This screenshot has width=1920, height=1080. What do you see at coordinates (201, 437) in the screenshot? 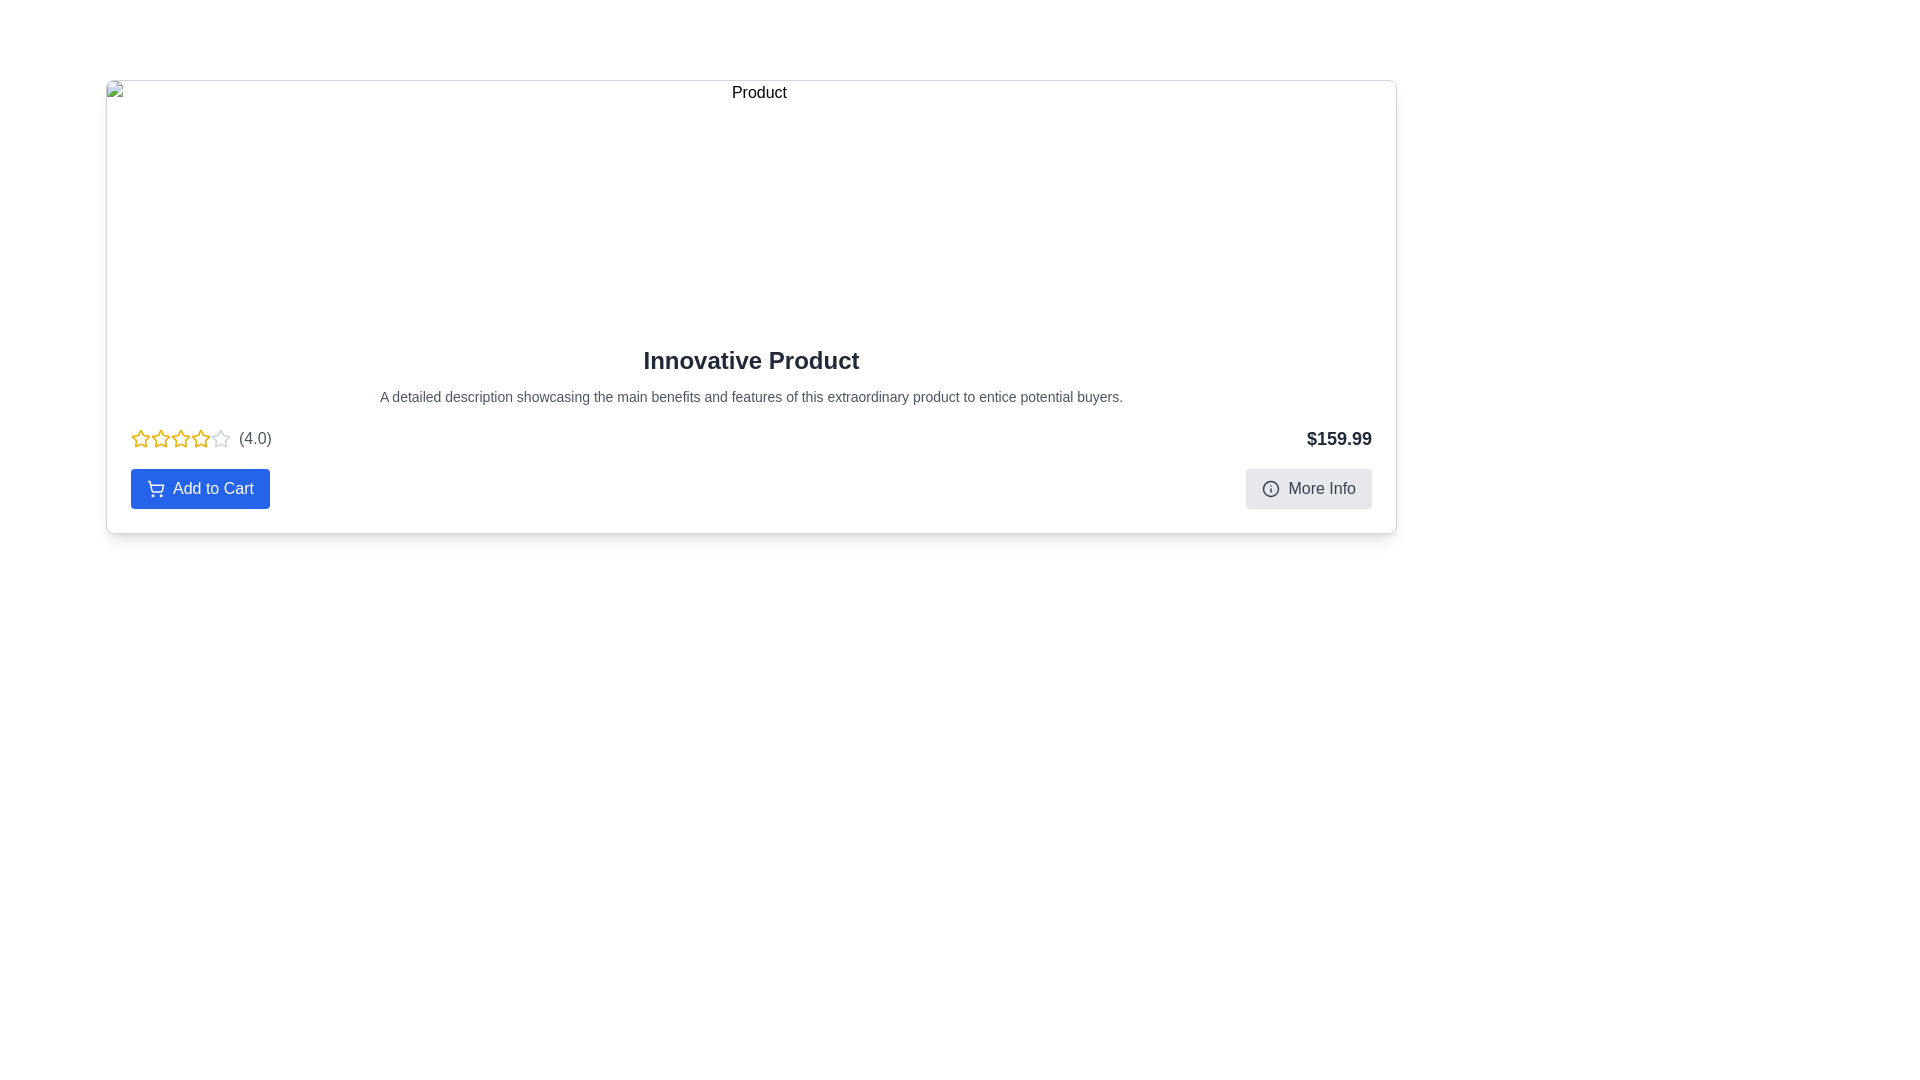
I see `the third yellow star icon` at bounding box center [201, 437].